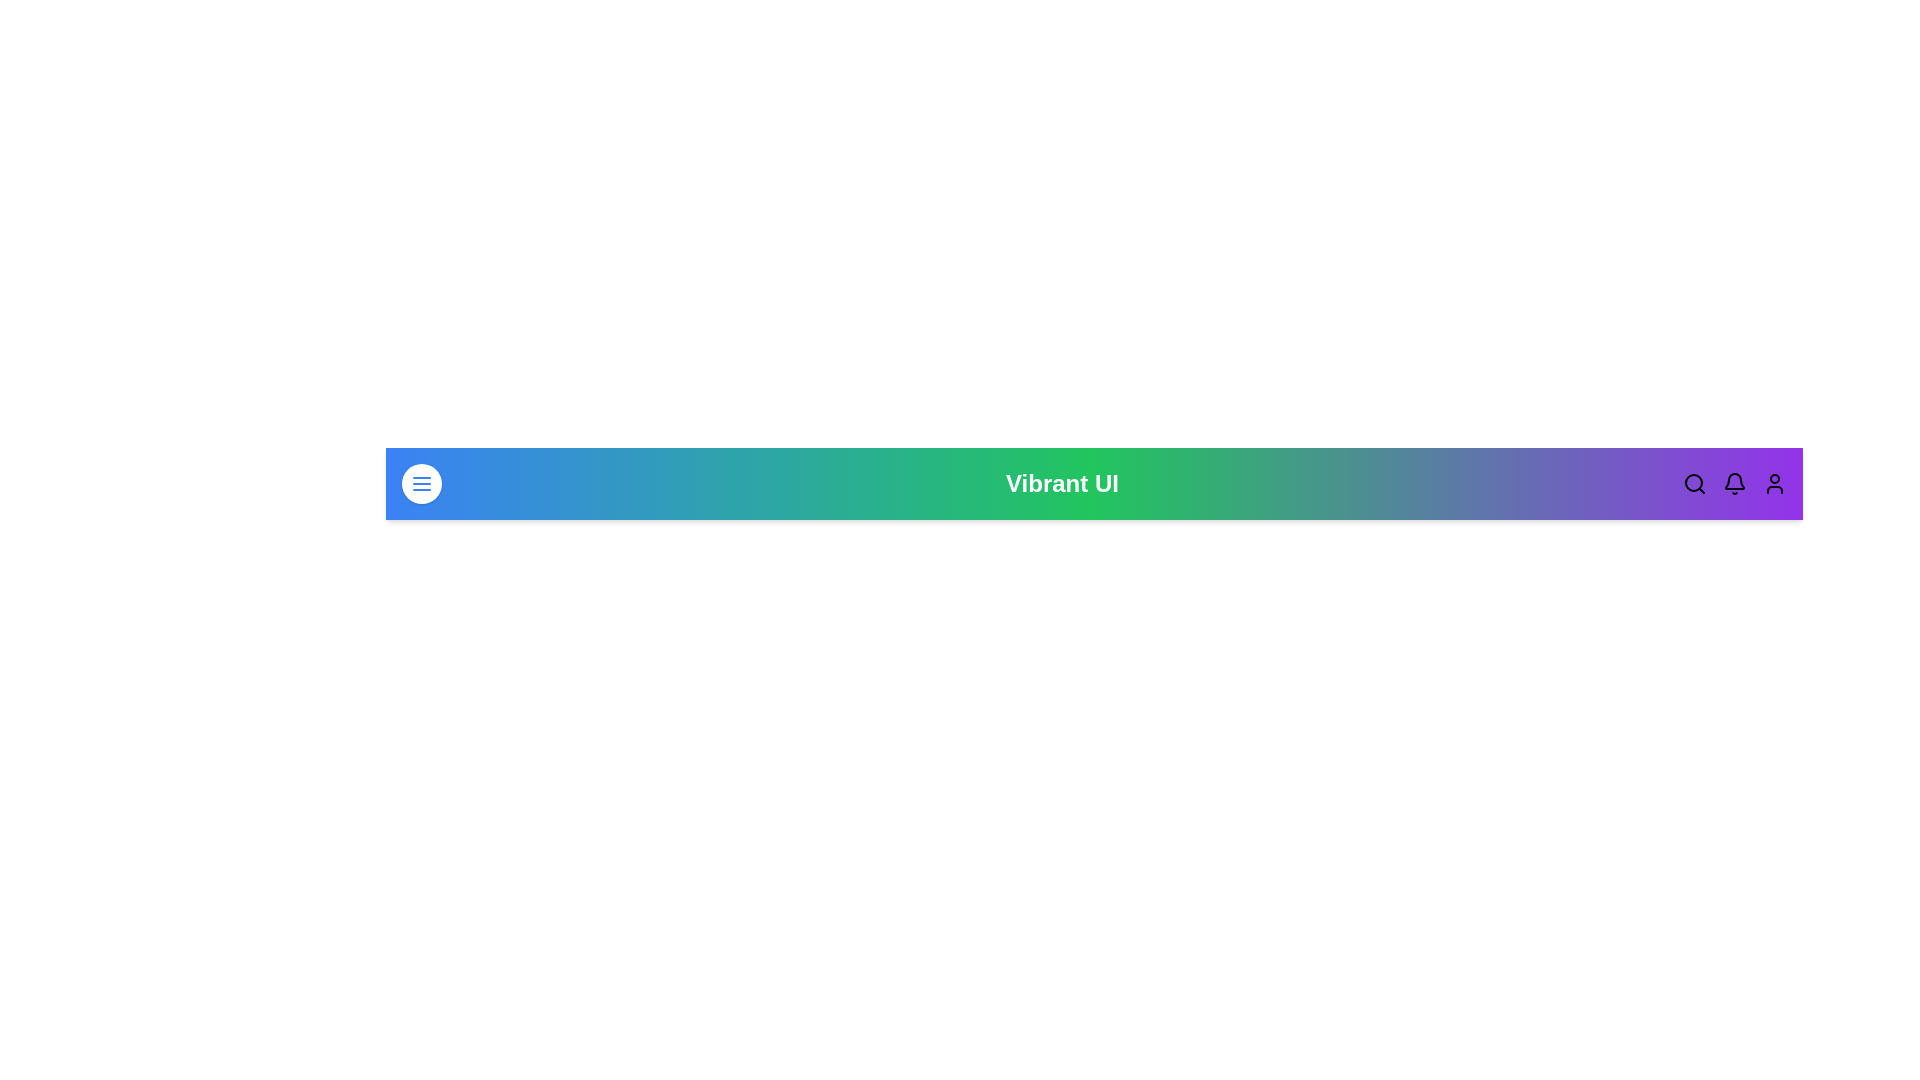 The height and width of the screenshot is (1080, 1920). Describe the element at coordinates (421, 483) in the screenshot. I see `the menu icon to toggle the menu drawer` at that location.